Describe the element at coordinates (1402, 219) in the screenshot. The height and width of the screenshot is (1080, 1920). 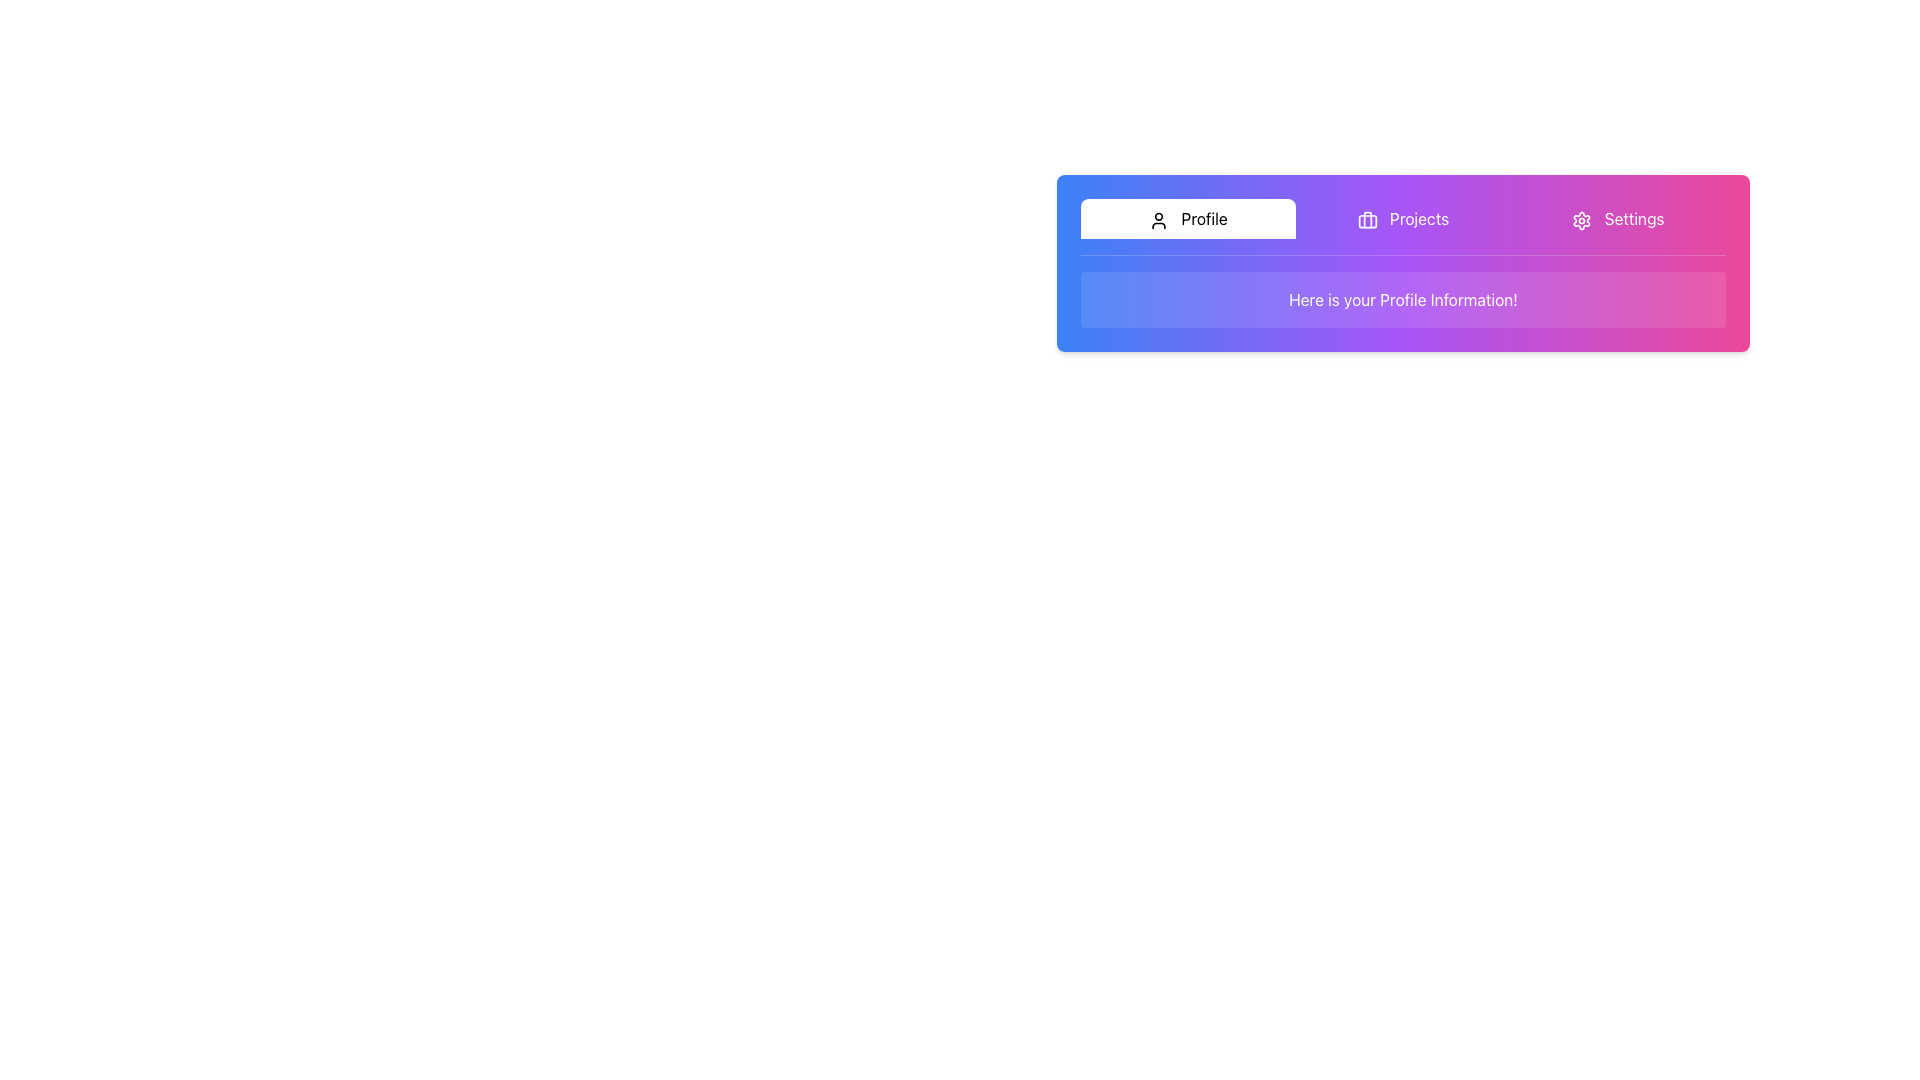
I see `the 'Projects' button, which is the second item in a horizontal menu located between the 'Profile' button and the 'Settings' button` at that location.